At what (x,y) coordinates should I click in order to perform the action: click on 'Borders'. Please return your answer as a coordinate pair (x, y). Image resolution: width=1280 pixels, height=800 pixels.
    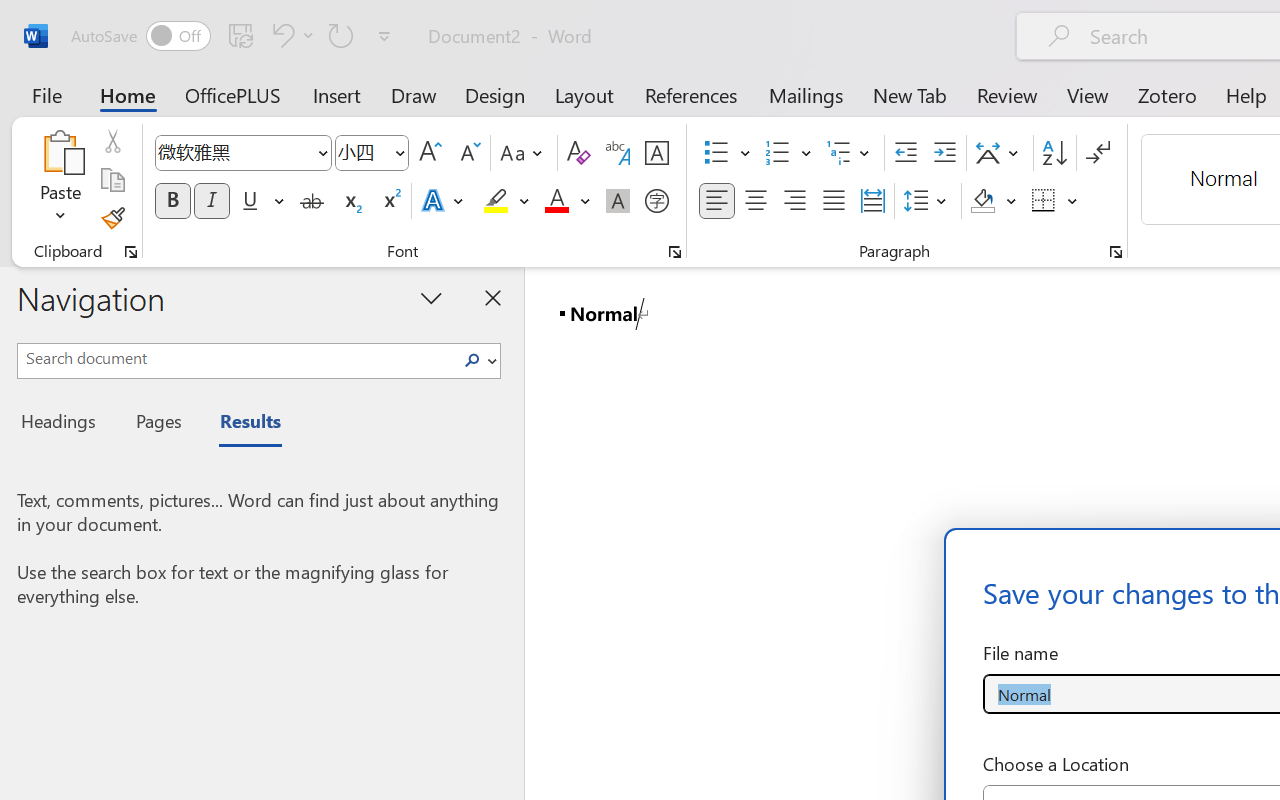
    Looking at the image, I should click on (1054, 201).